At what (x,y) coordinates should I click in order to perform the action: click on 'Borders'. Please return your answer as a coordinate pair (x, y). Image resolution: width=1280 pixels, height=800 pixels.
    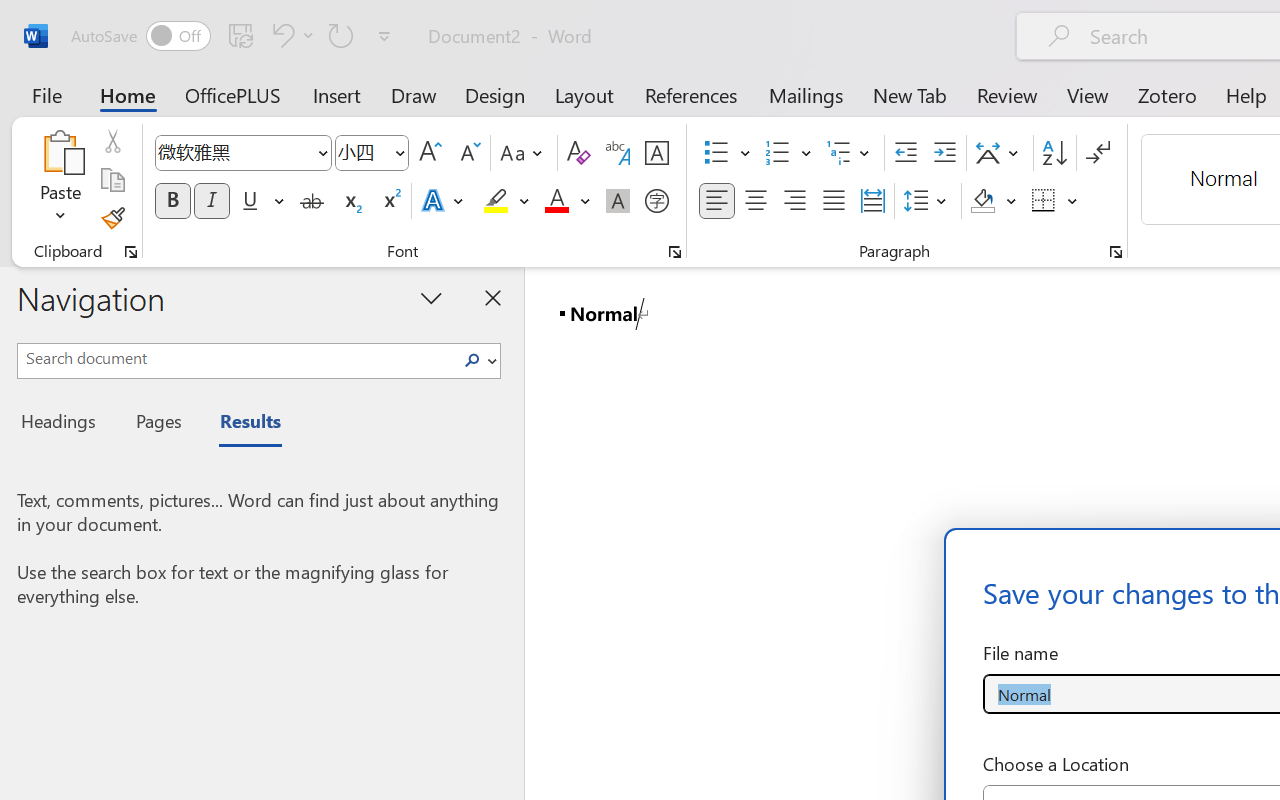
    Looking at the image, I should click on (1054, 201).